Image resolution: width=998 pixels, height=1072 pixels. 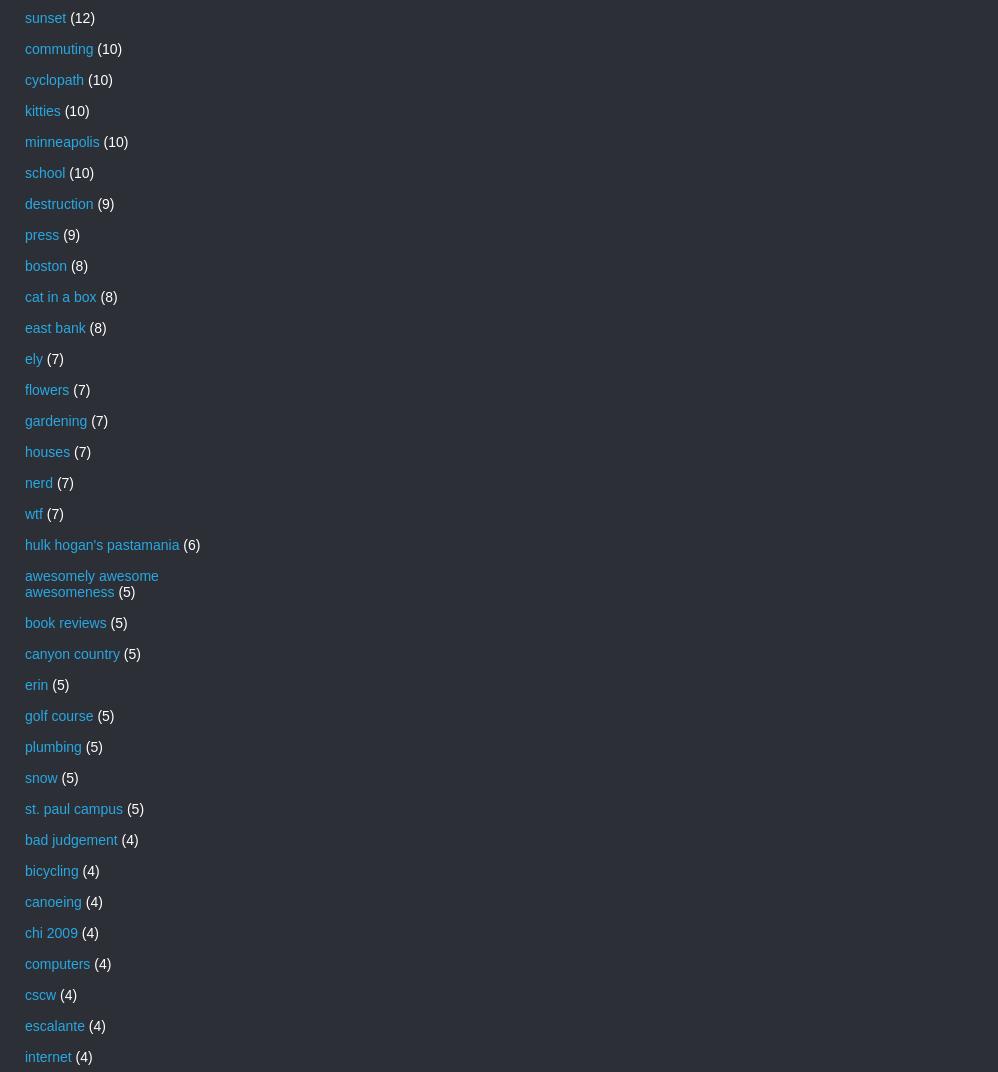 I want to click on 'bad judgement', so click(x=25, y=837).